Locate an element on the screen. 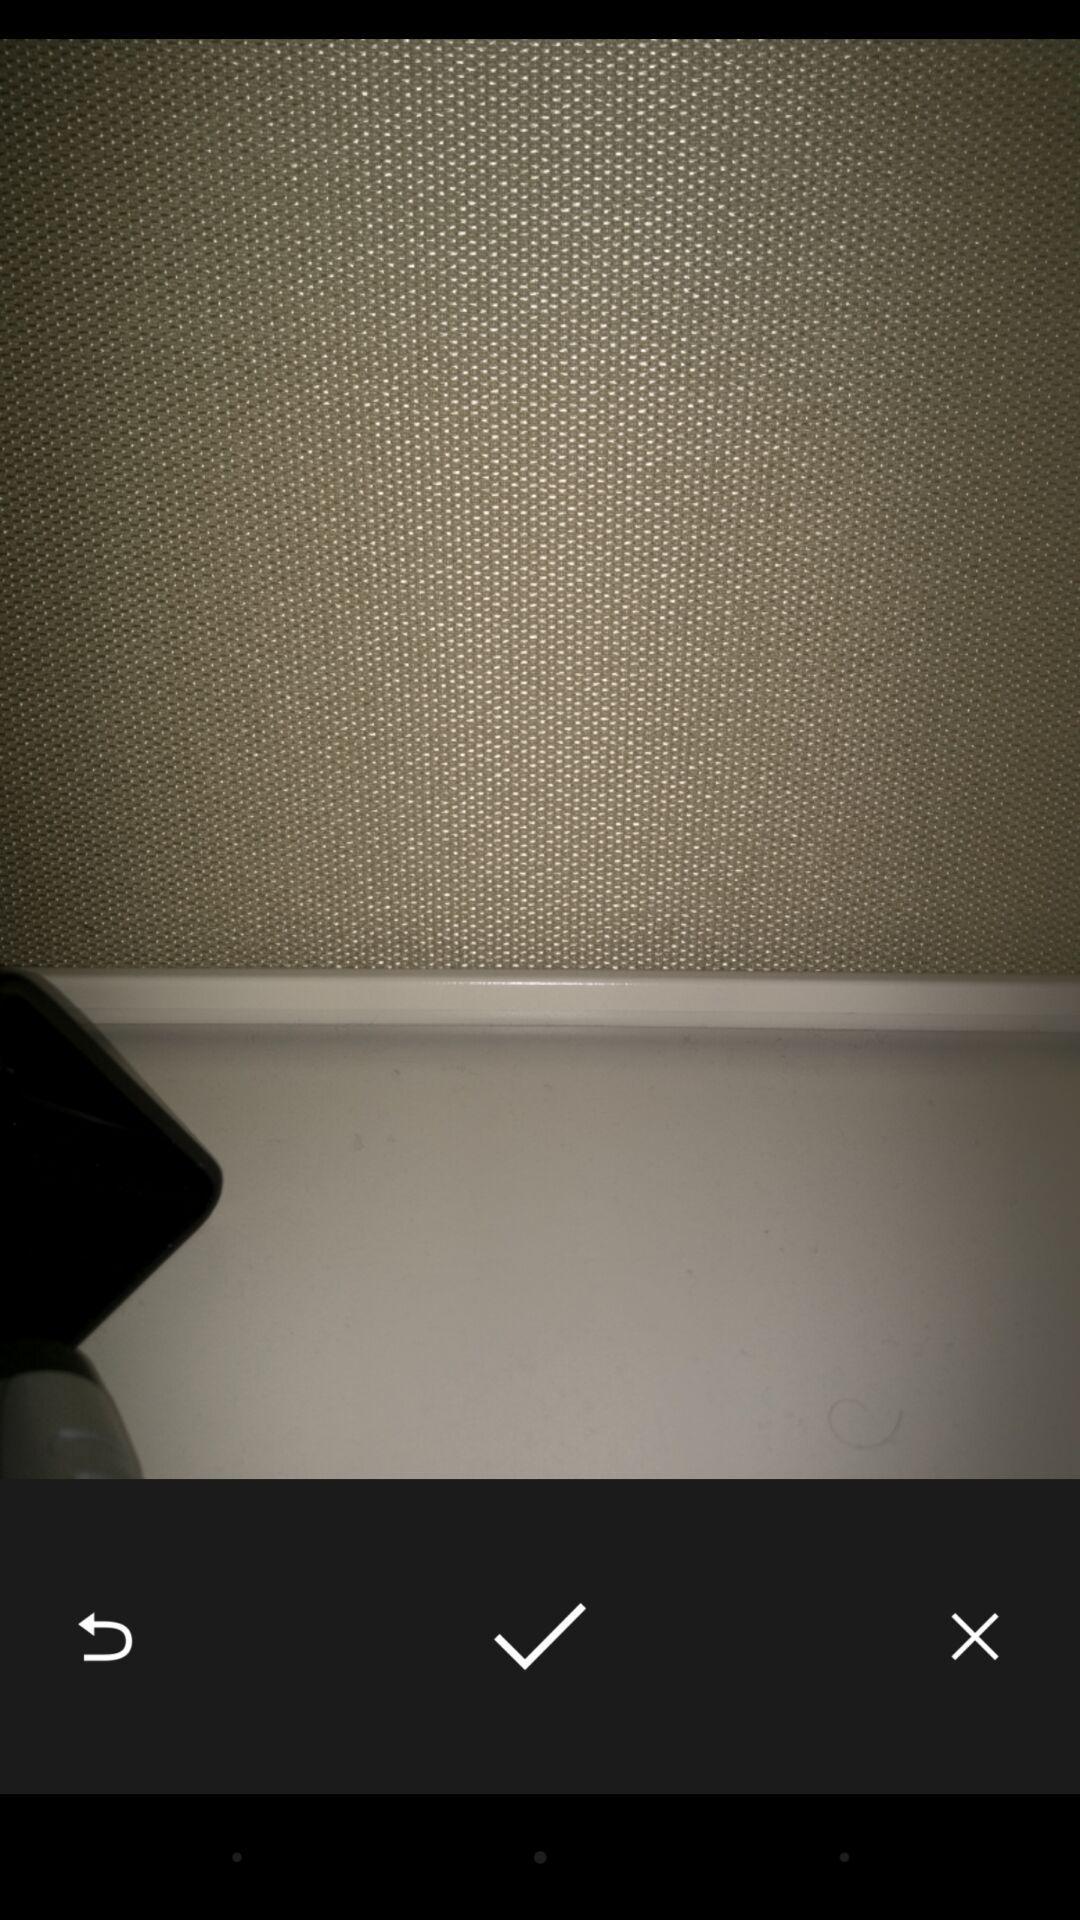 Image resolution: width=1080 pixels, height=1920 pixels. the icon at the bottom right corner is located at coordinates (974, 1636).